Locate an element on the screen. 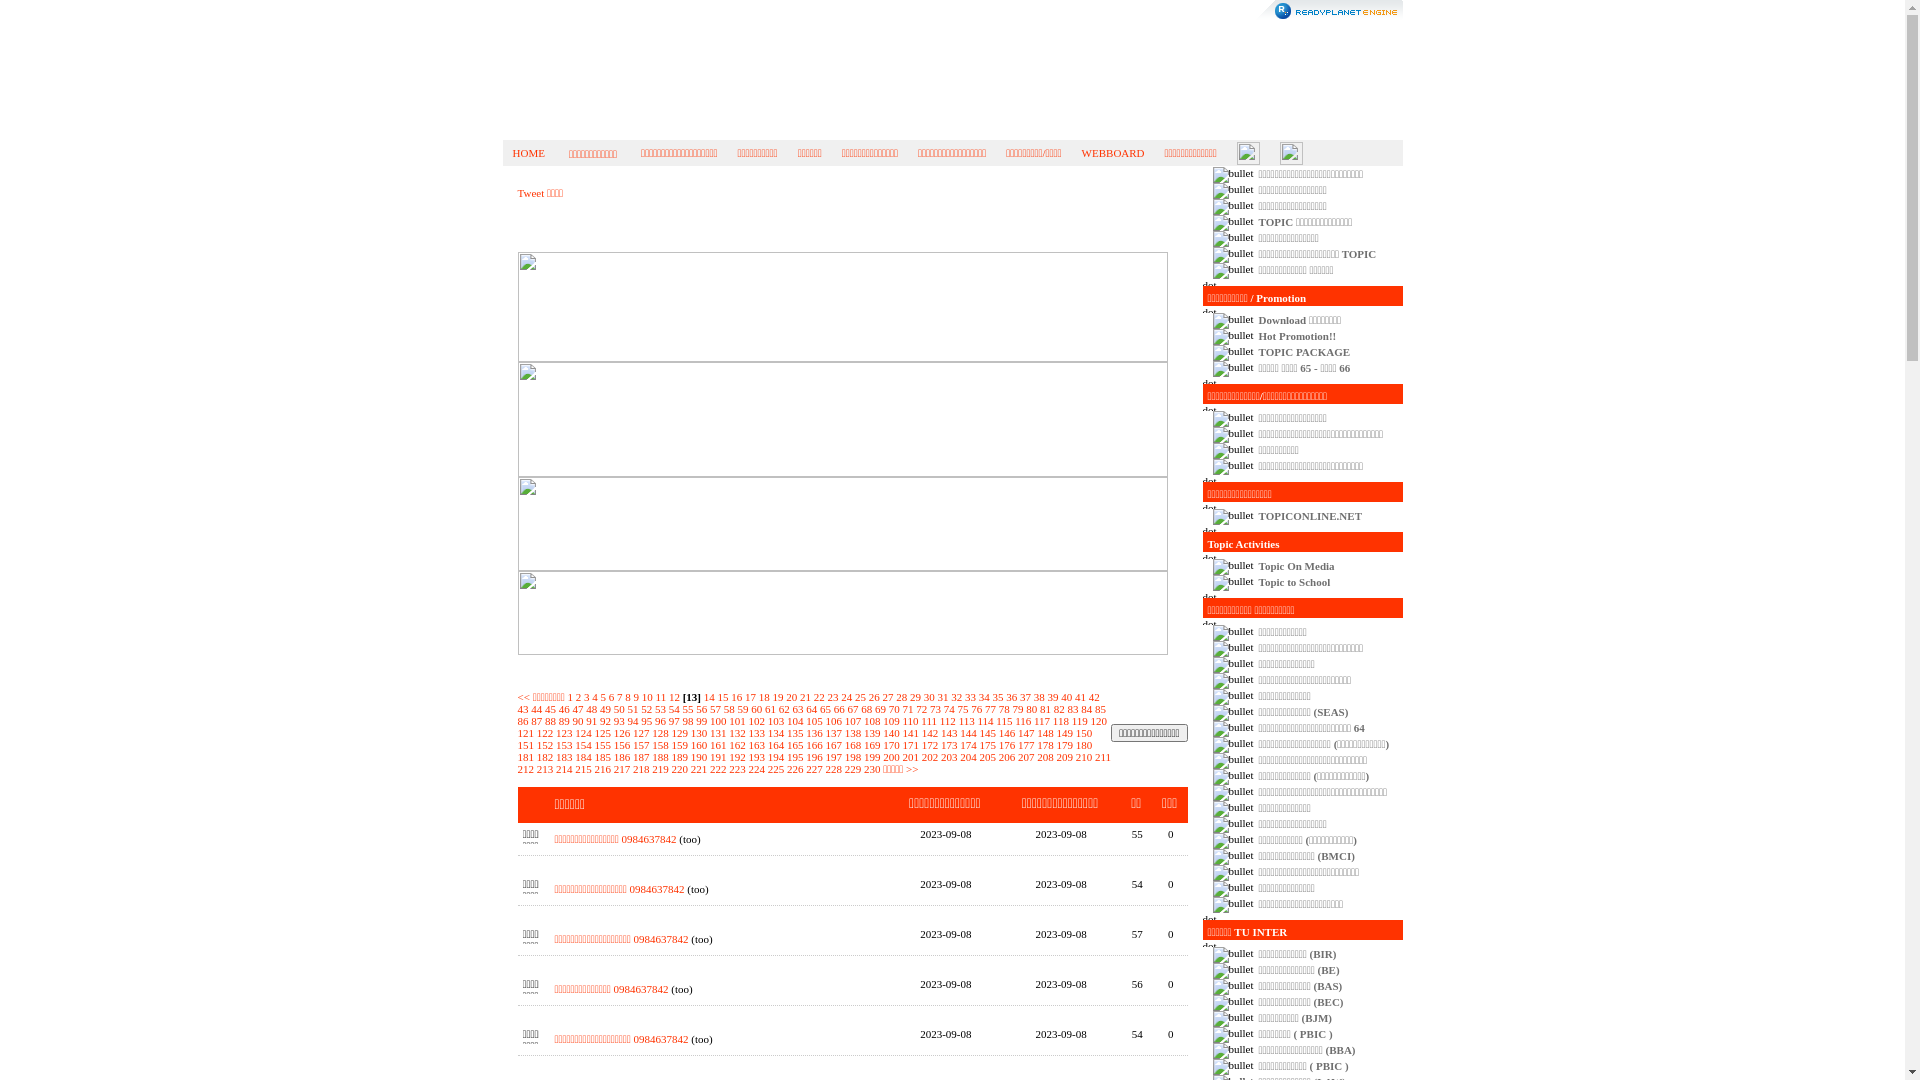 The image size is (1920, 1080). '6' is located at coordinates (610, 696).